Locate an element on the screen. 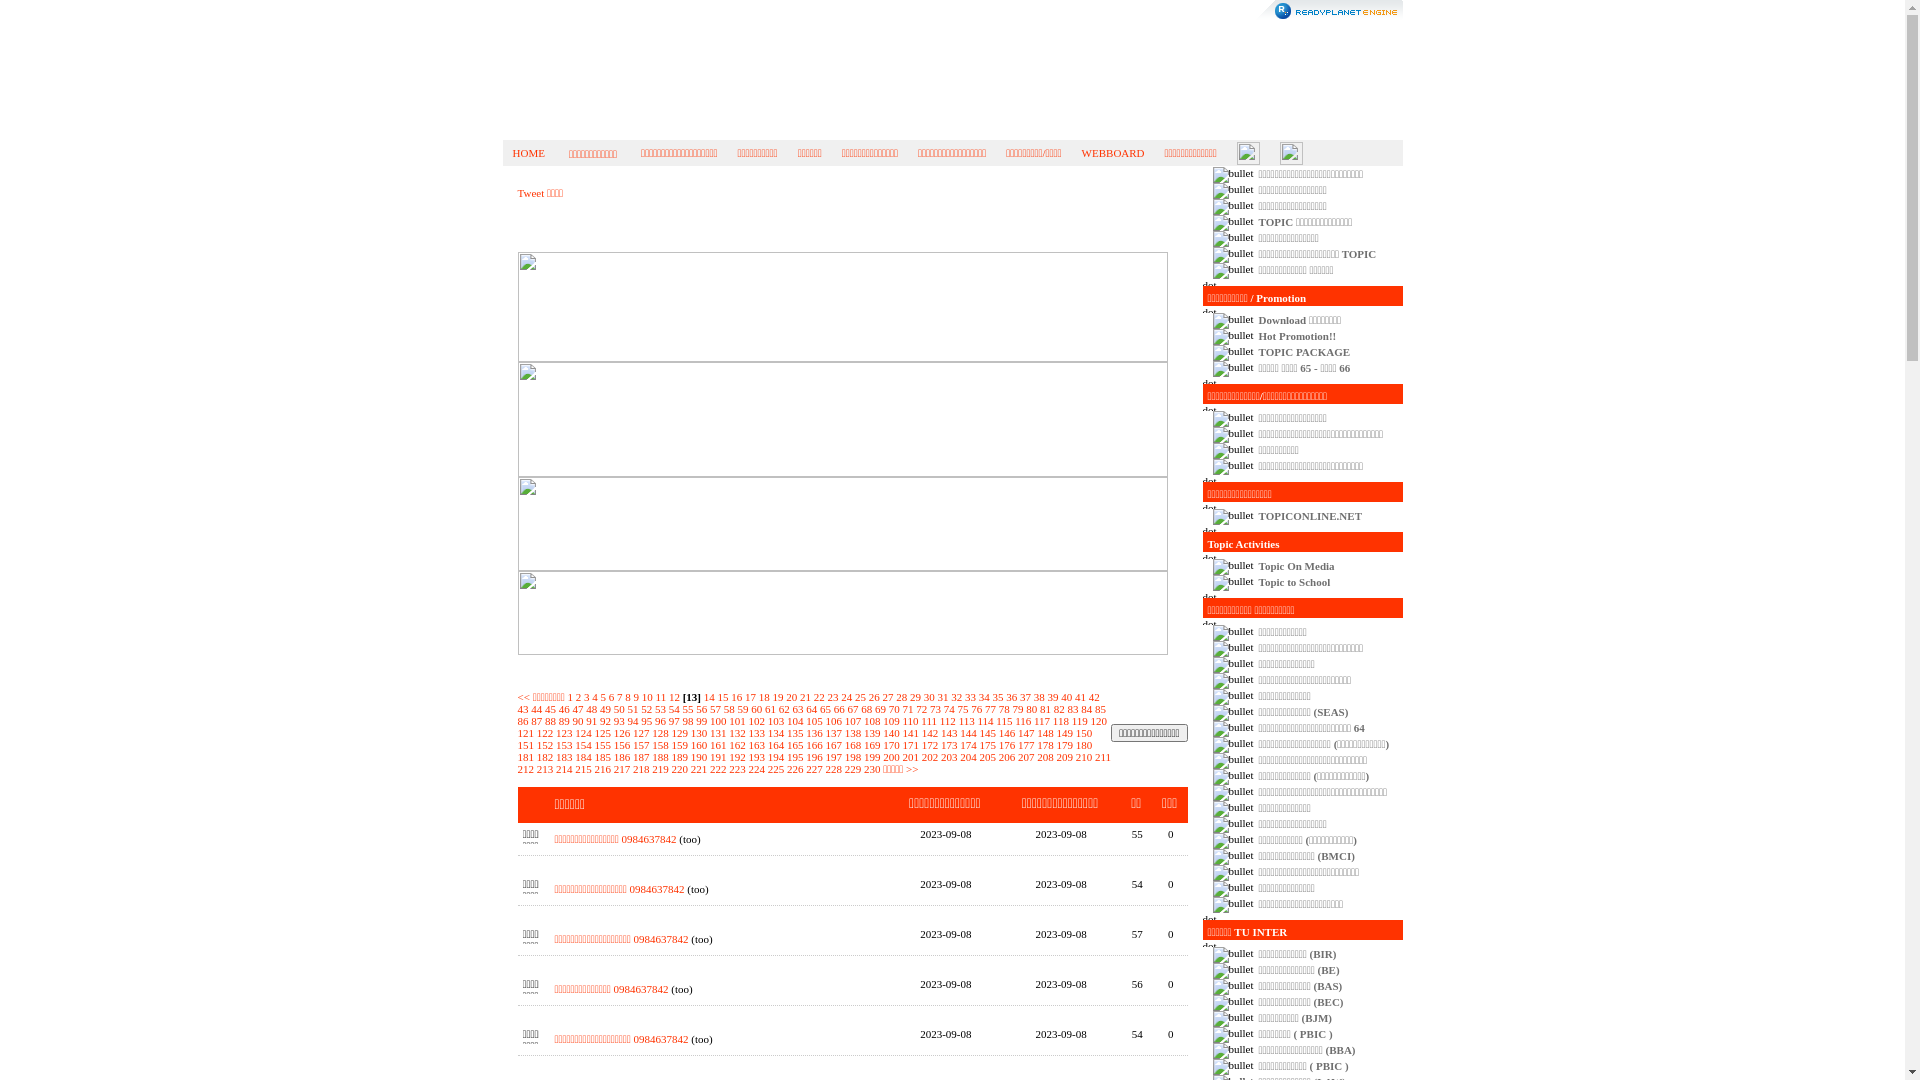 The image size is (1920, 1080). '6' is located at coordinates (610, 696).